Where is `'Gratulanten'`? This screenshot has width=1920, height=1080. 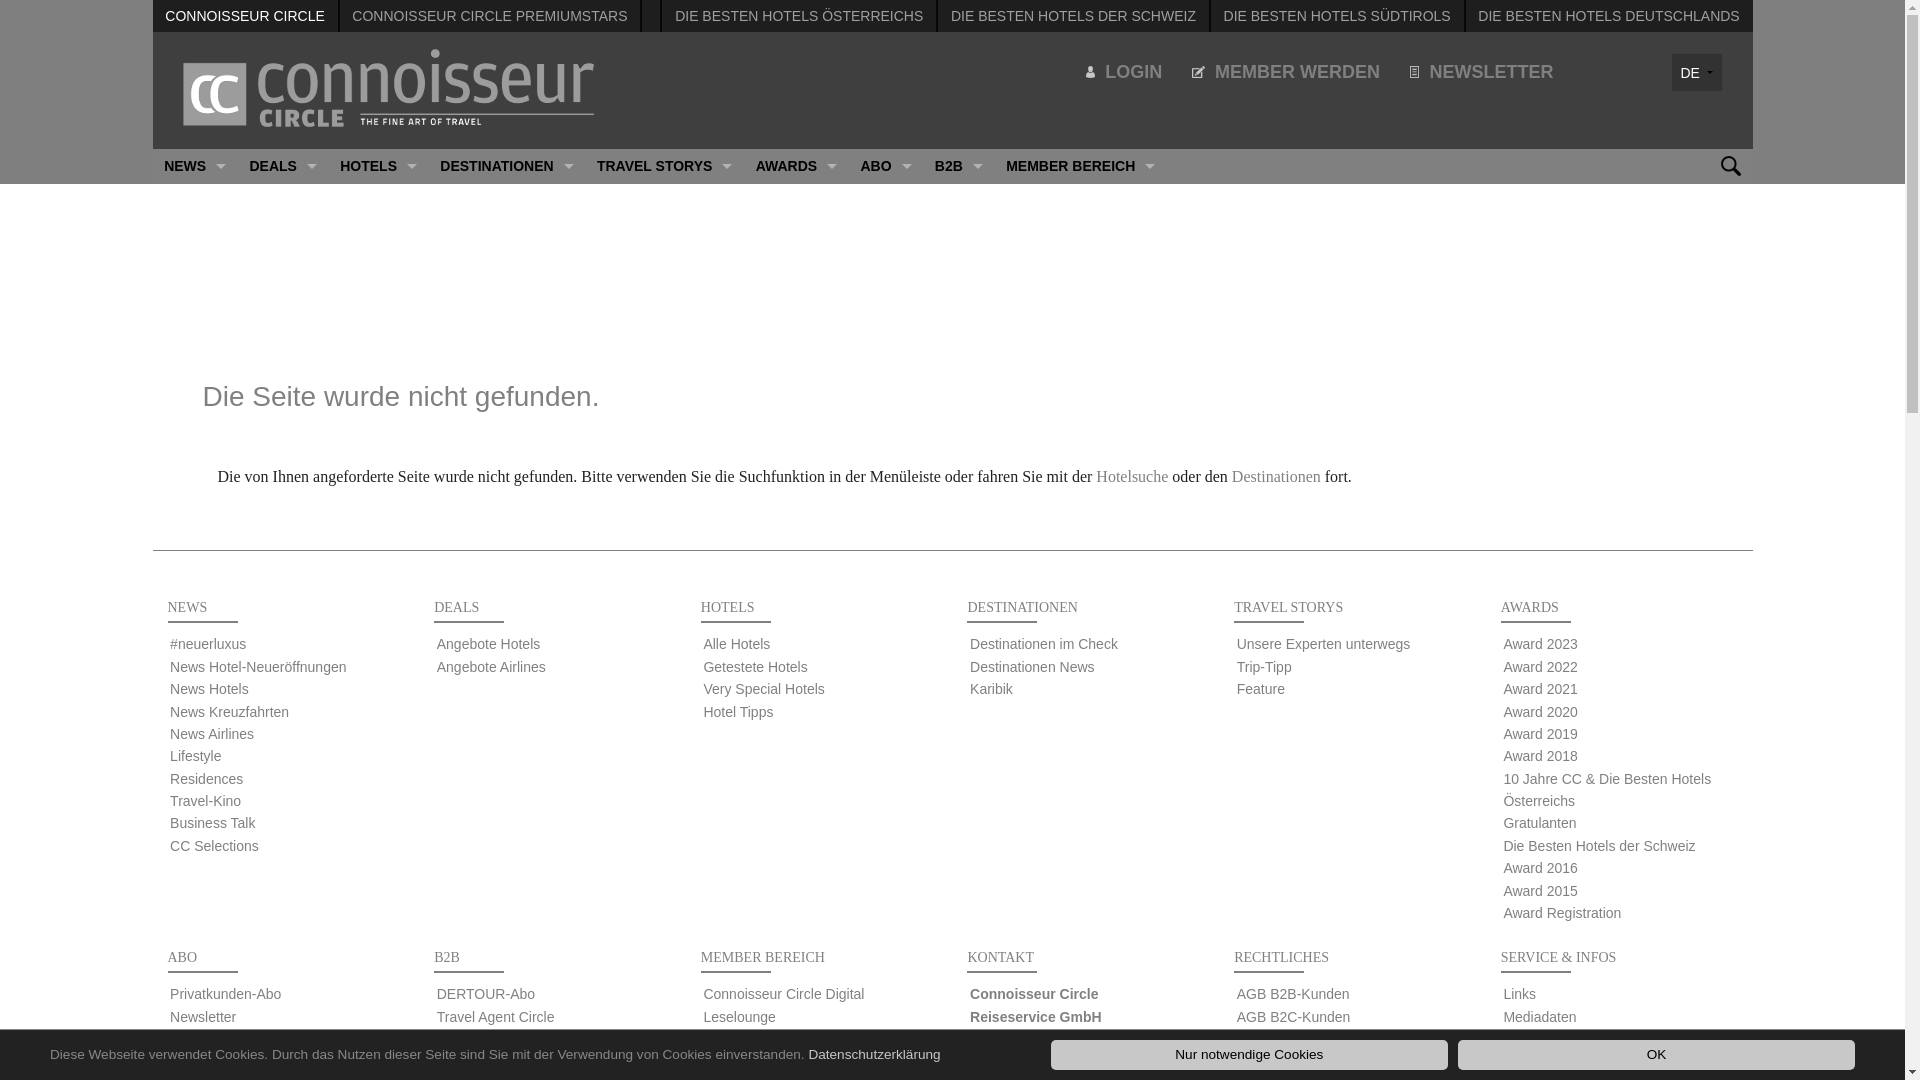 'Gratulanten' is located at coordinates (1538, 822).